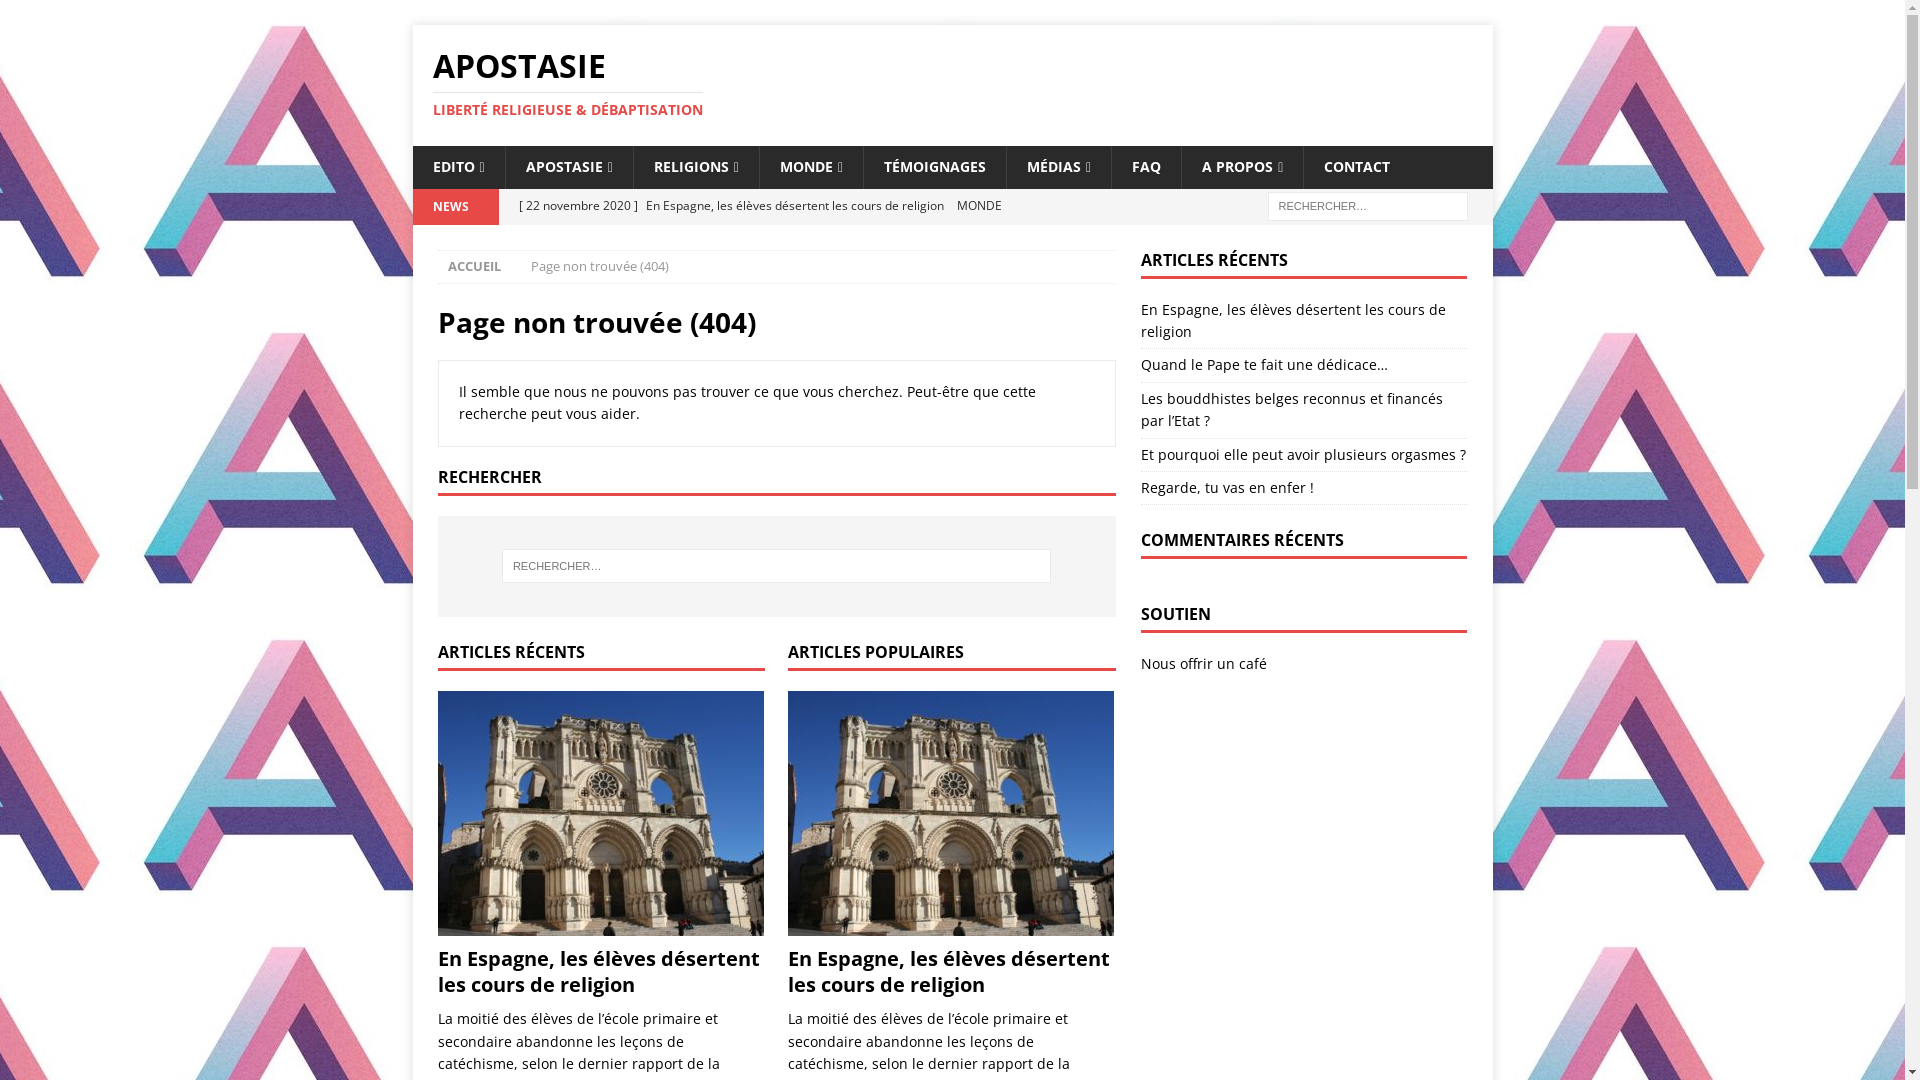  What do you see at coordinates (1356, 165) in the screenshot?
I see `'CONTACT'` at bounding box center [1356, 165].